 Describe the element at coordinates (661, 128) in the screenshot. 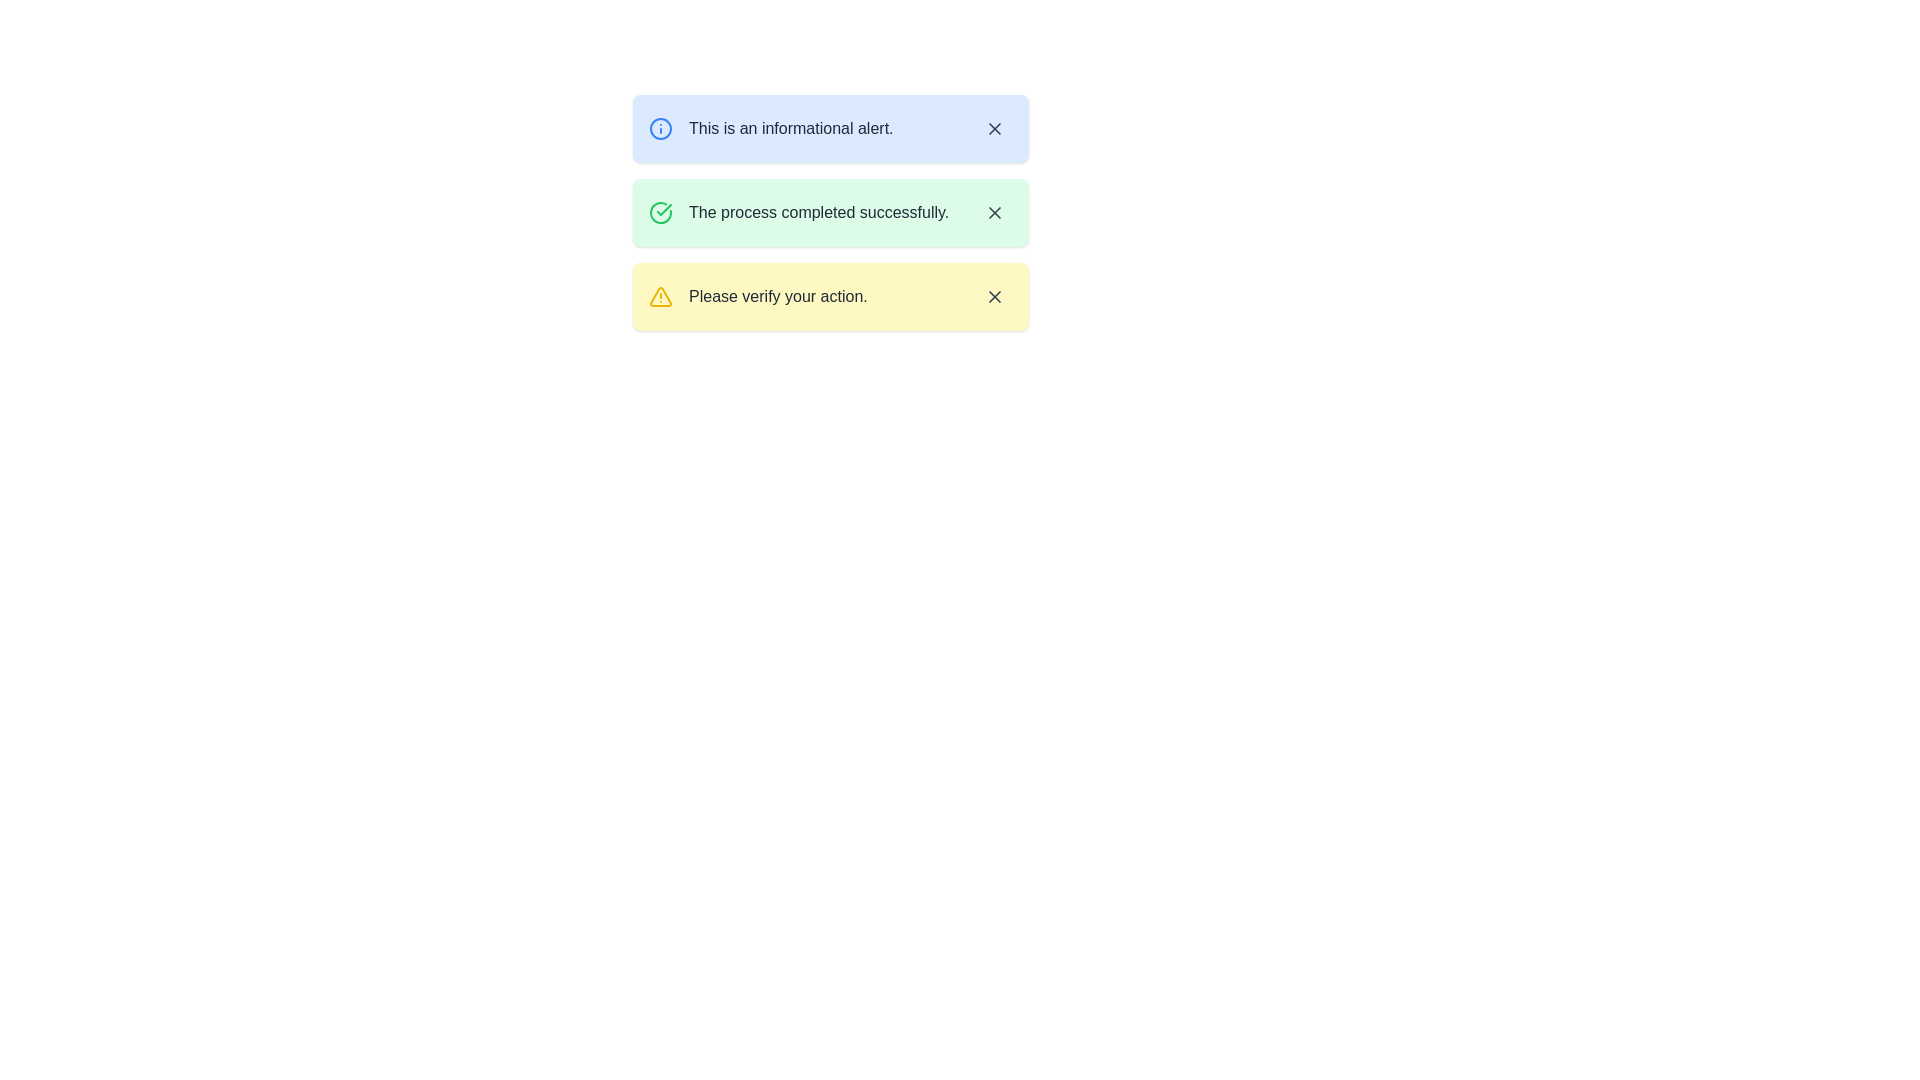

I see `the informational SVG icon located at the left side of the alert box preceding the text 'This is an informational alert.'` at that location.